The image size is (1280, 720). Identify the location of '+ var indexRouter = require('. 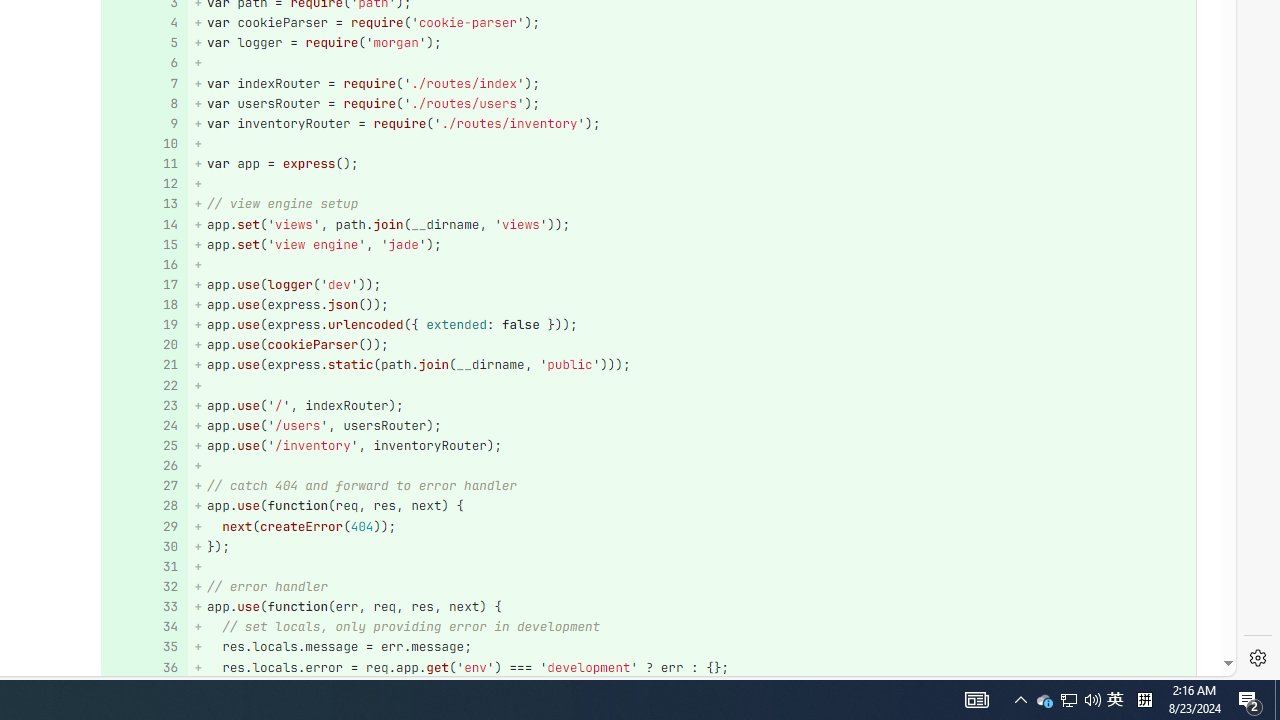
(691, 82).